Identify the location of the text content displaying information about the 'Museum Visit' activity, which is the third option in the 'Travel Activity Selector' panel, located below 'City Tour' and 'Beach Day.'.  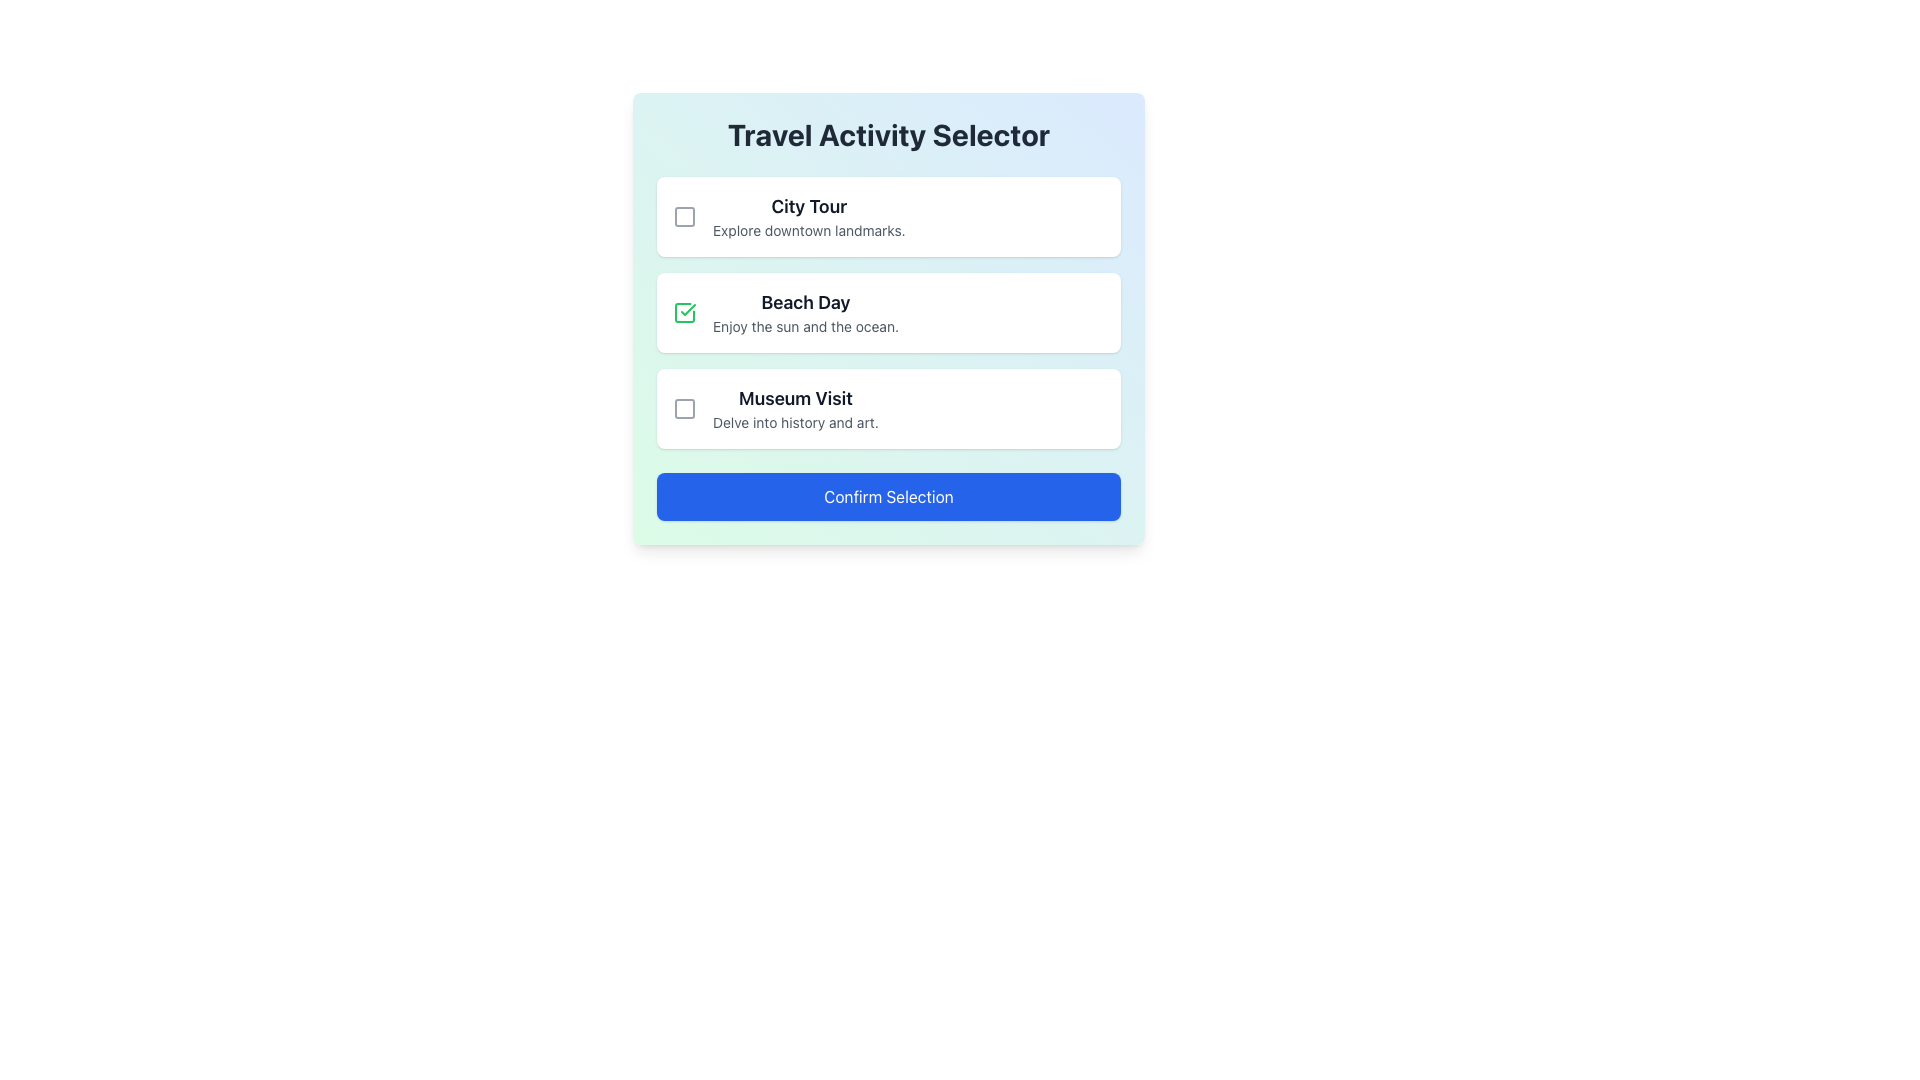
(794, 407).